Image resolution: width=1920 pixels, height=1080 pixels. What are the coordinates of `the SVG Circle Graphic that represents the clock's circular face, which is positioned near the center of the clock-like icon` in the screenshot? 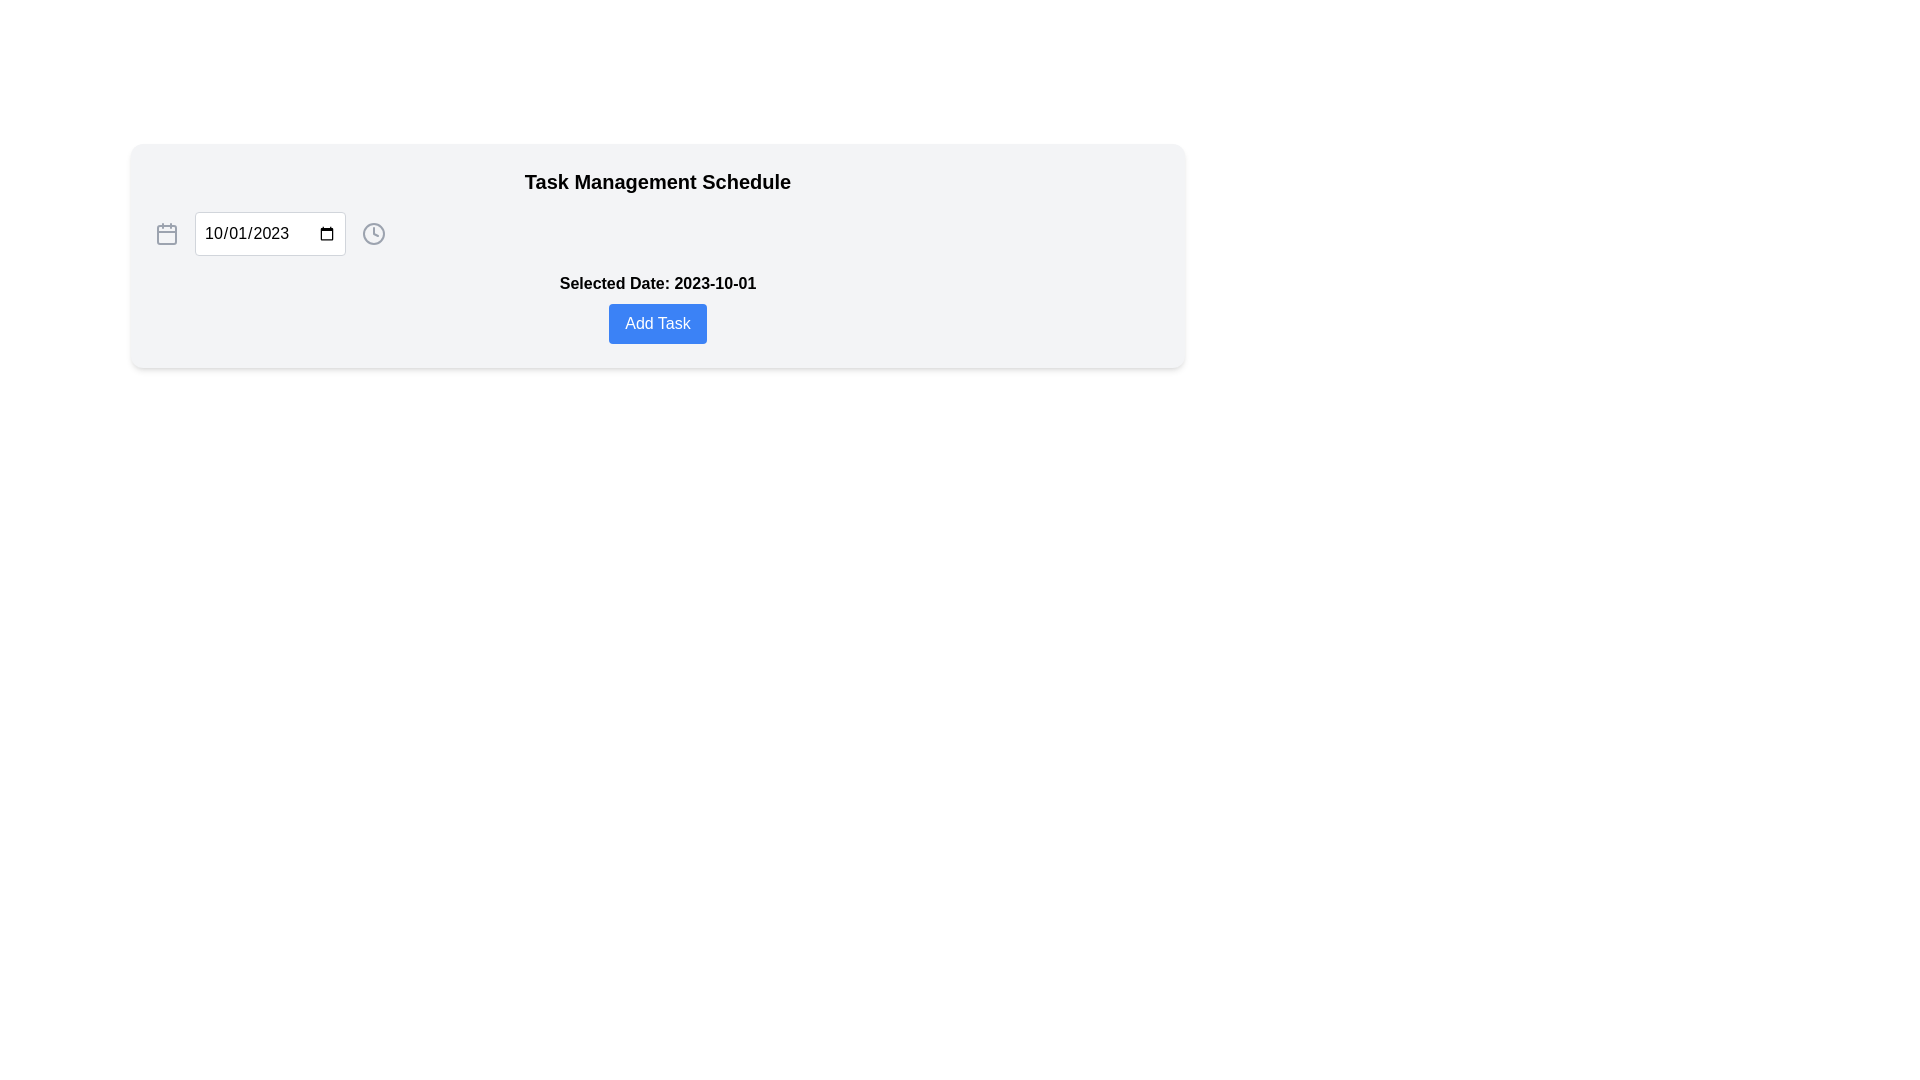 It's located at (374, 233).